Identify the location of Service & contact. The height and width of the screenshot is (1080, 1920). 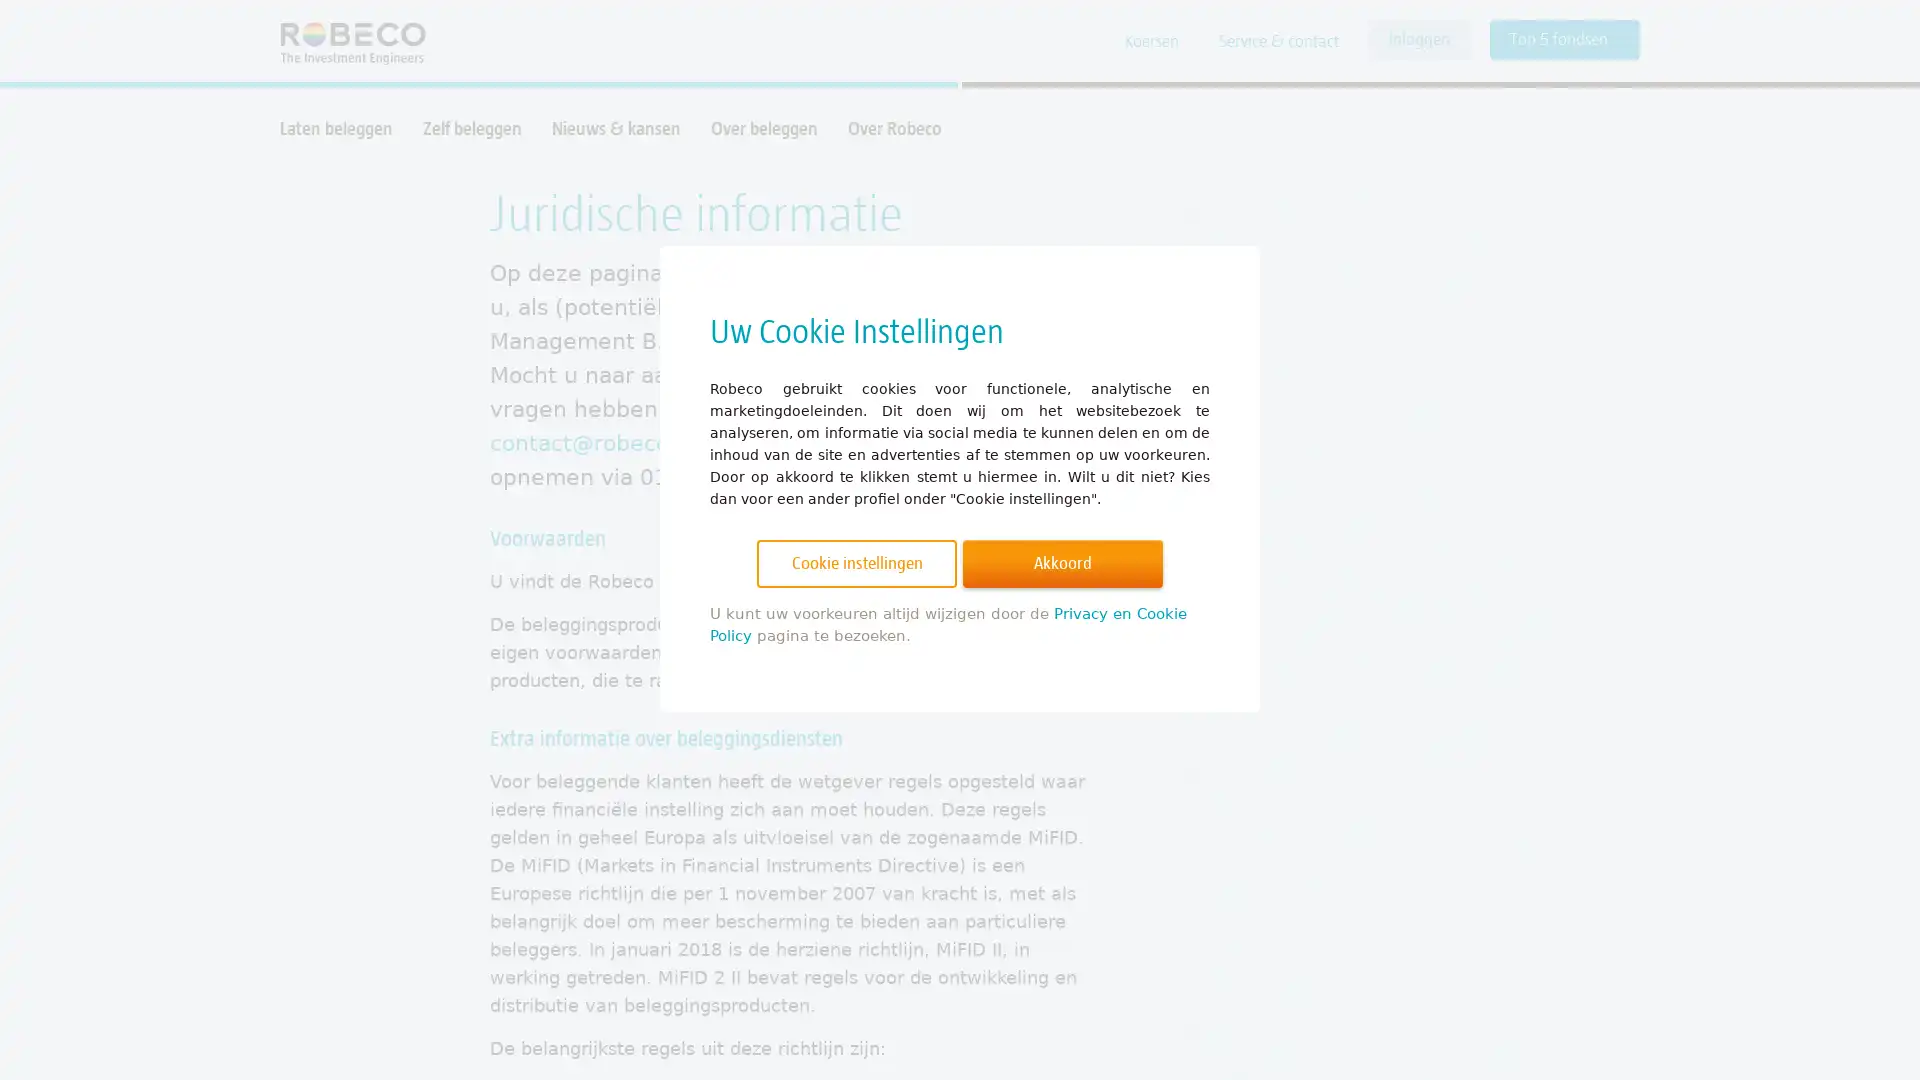
(1277, 42).